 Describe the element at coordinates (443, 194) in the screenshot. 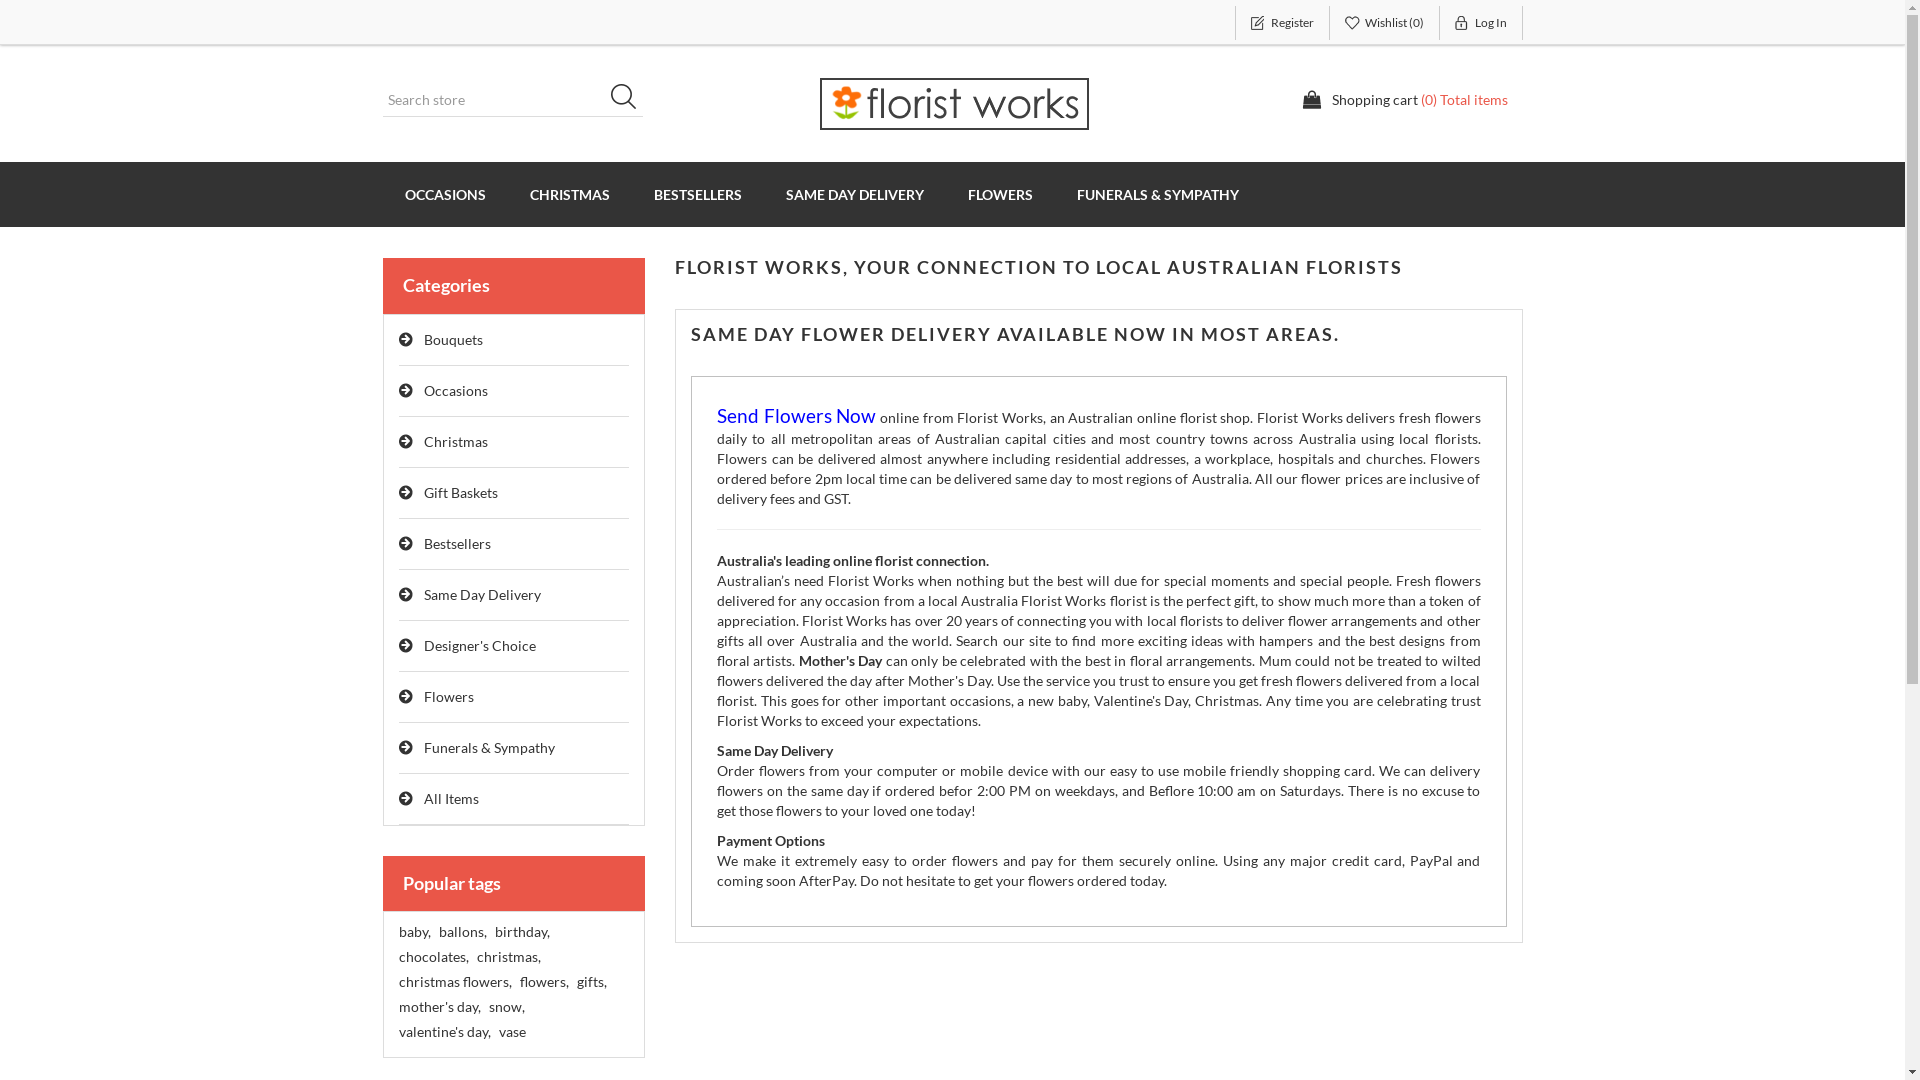

I see `'OCCASIONS'` at that location.